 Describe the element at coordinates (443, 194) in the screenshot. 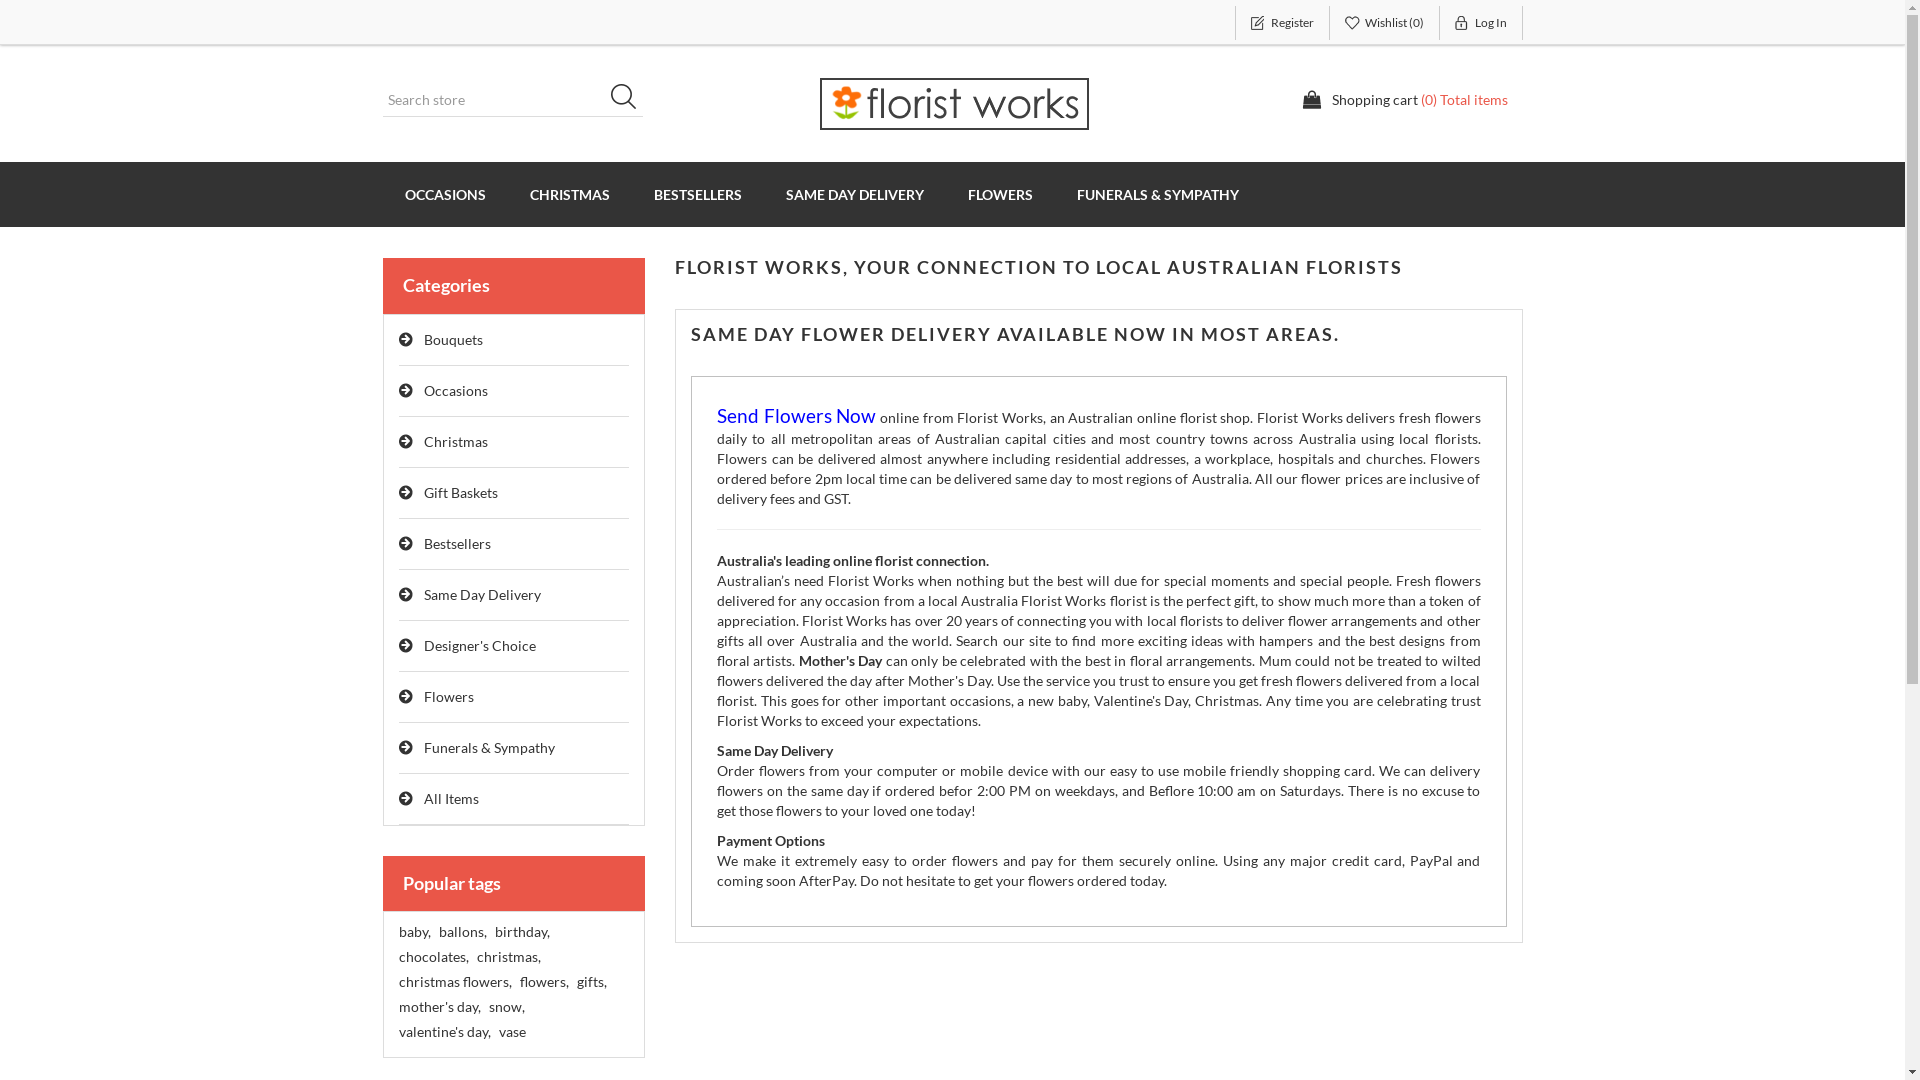

I see `'OCCASIONS'` at that location.